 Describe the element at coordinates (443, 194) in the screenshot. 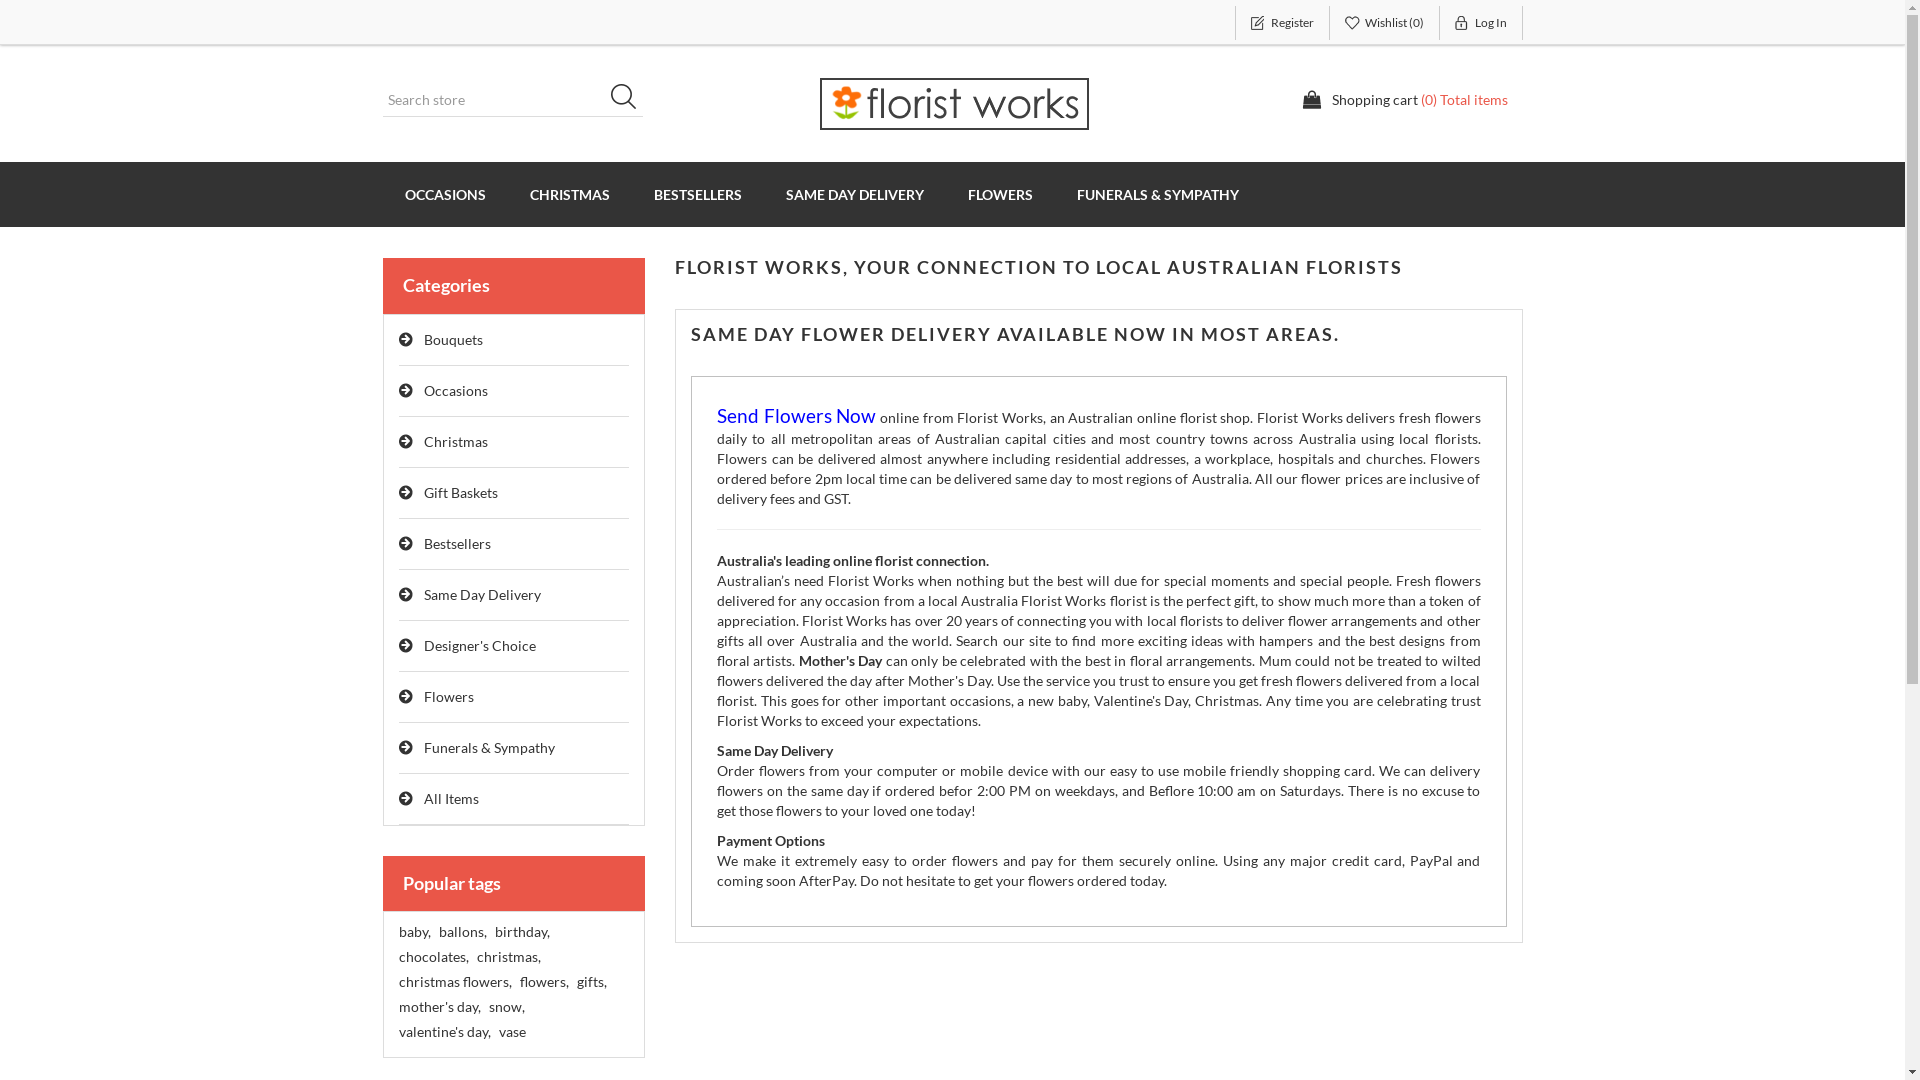

I see `'OCCASIONS'` at that location.